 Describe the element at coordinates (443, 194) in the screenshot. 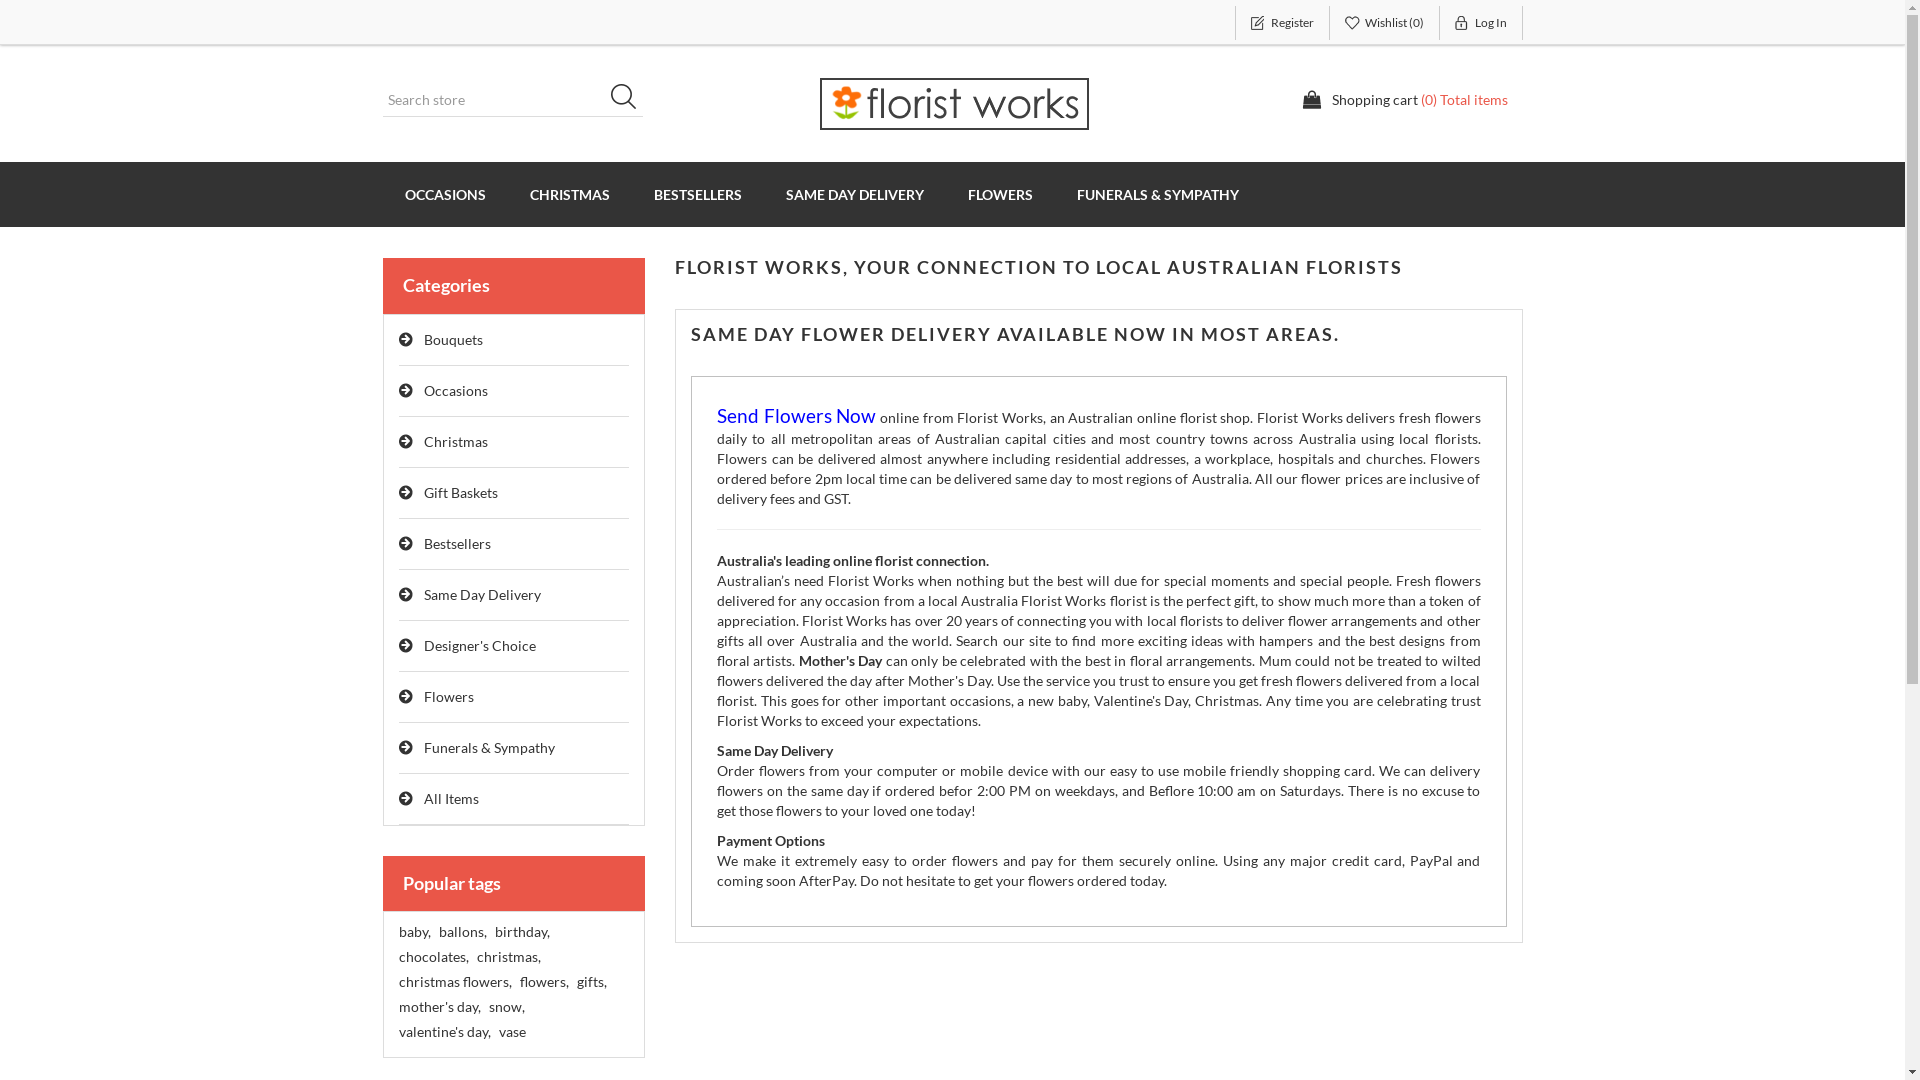

I see `'OCCASIONS'` at that location.